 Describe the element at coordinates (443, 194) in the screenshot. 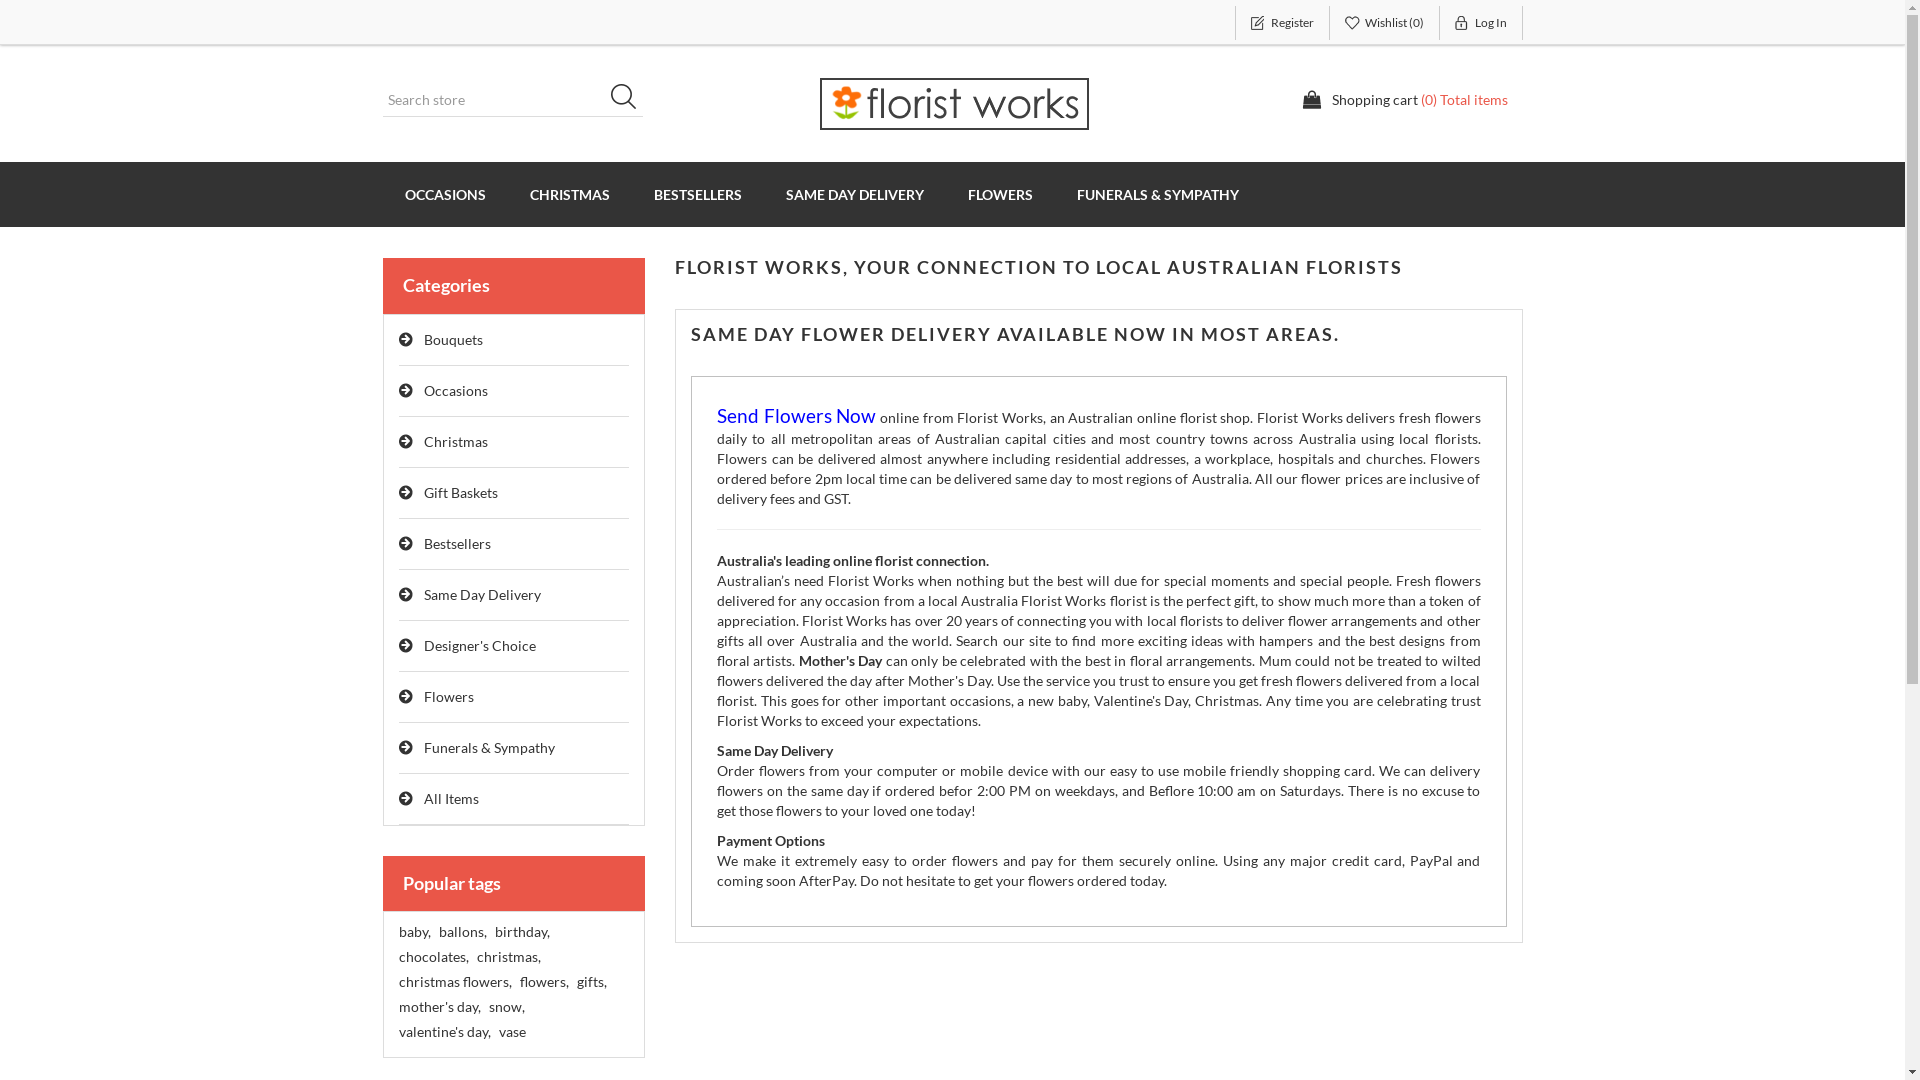

I see `'OCCASIONS'` at that location.